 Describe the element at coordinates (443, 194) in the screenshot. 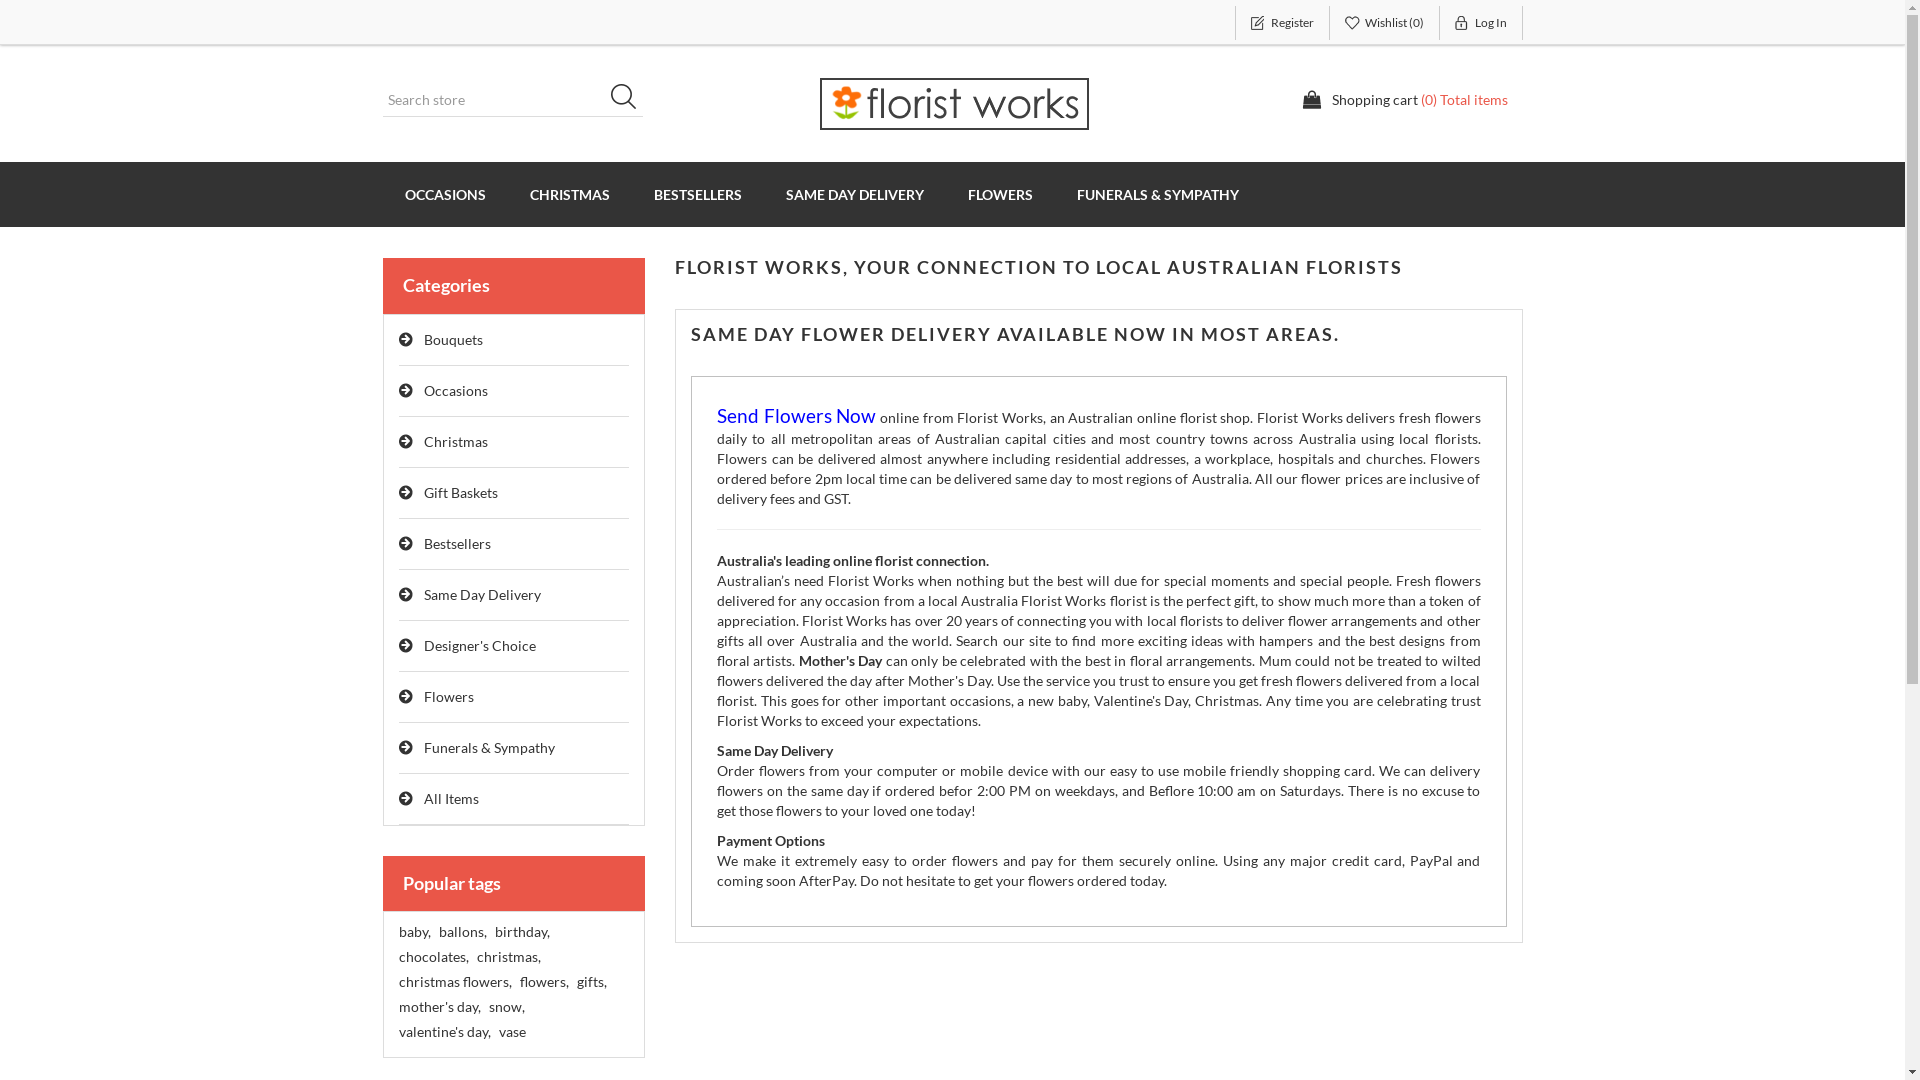

I see `'OCCASIONS'` at that location.